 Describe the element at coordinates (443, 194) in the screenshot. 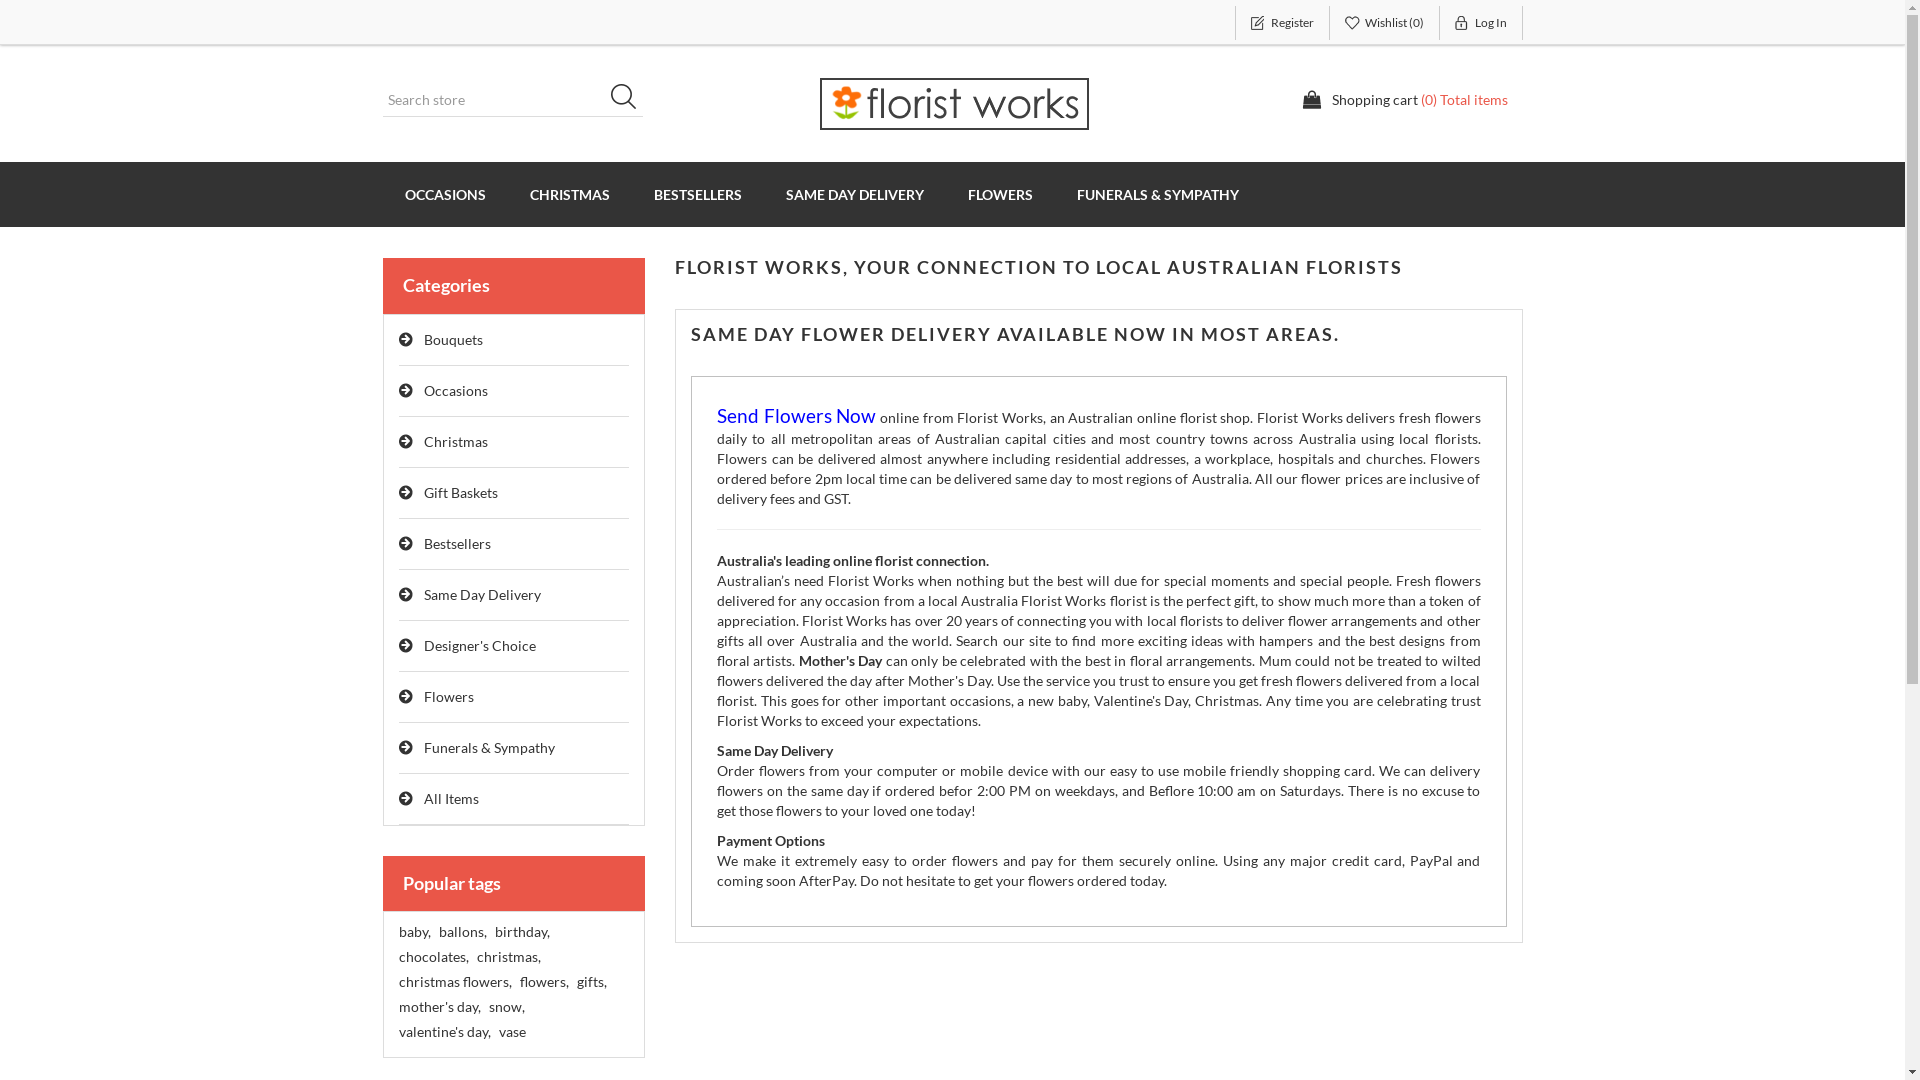

I see `'OCCASIONS'` at that location.